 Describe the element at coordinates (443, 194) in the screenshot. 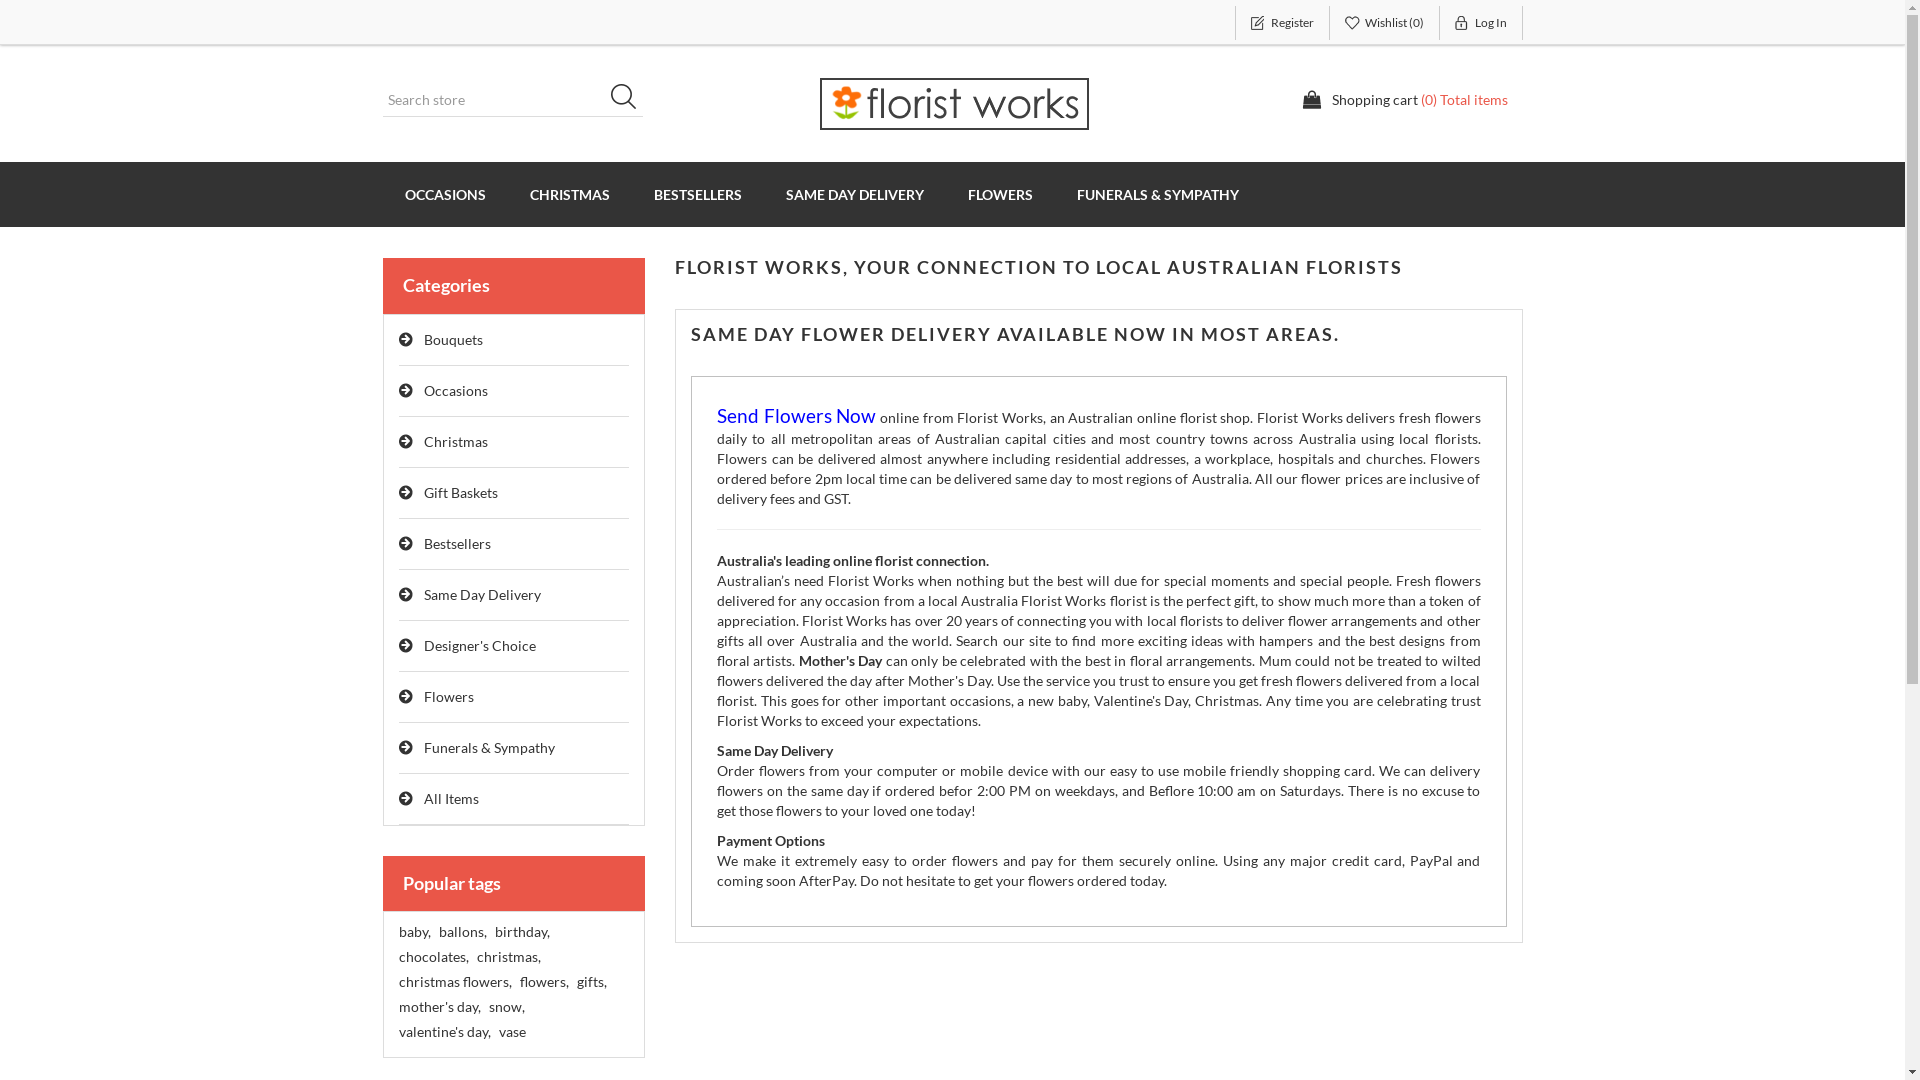

I see `'OCCASIONS'` at that location.